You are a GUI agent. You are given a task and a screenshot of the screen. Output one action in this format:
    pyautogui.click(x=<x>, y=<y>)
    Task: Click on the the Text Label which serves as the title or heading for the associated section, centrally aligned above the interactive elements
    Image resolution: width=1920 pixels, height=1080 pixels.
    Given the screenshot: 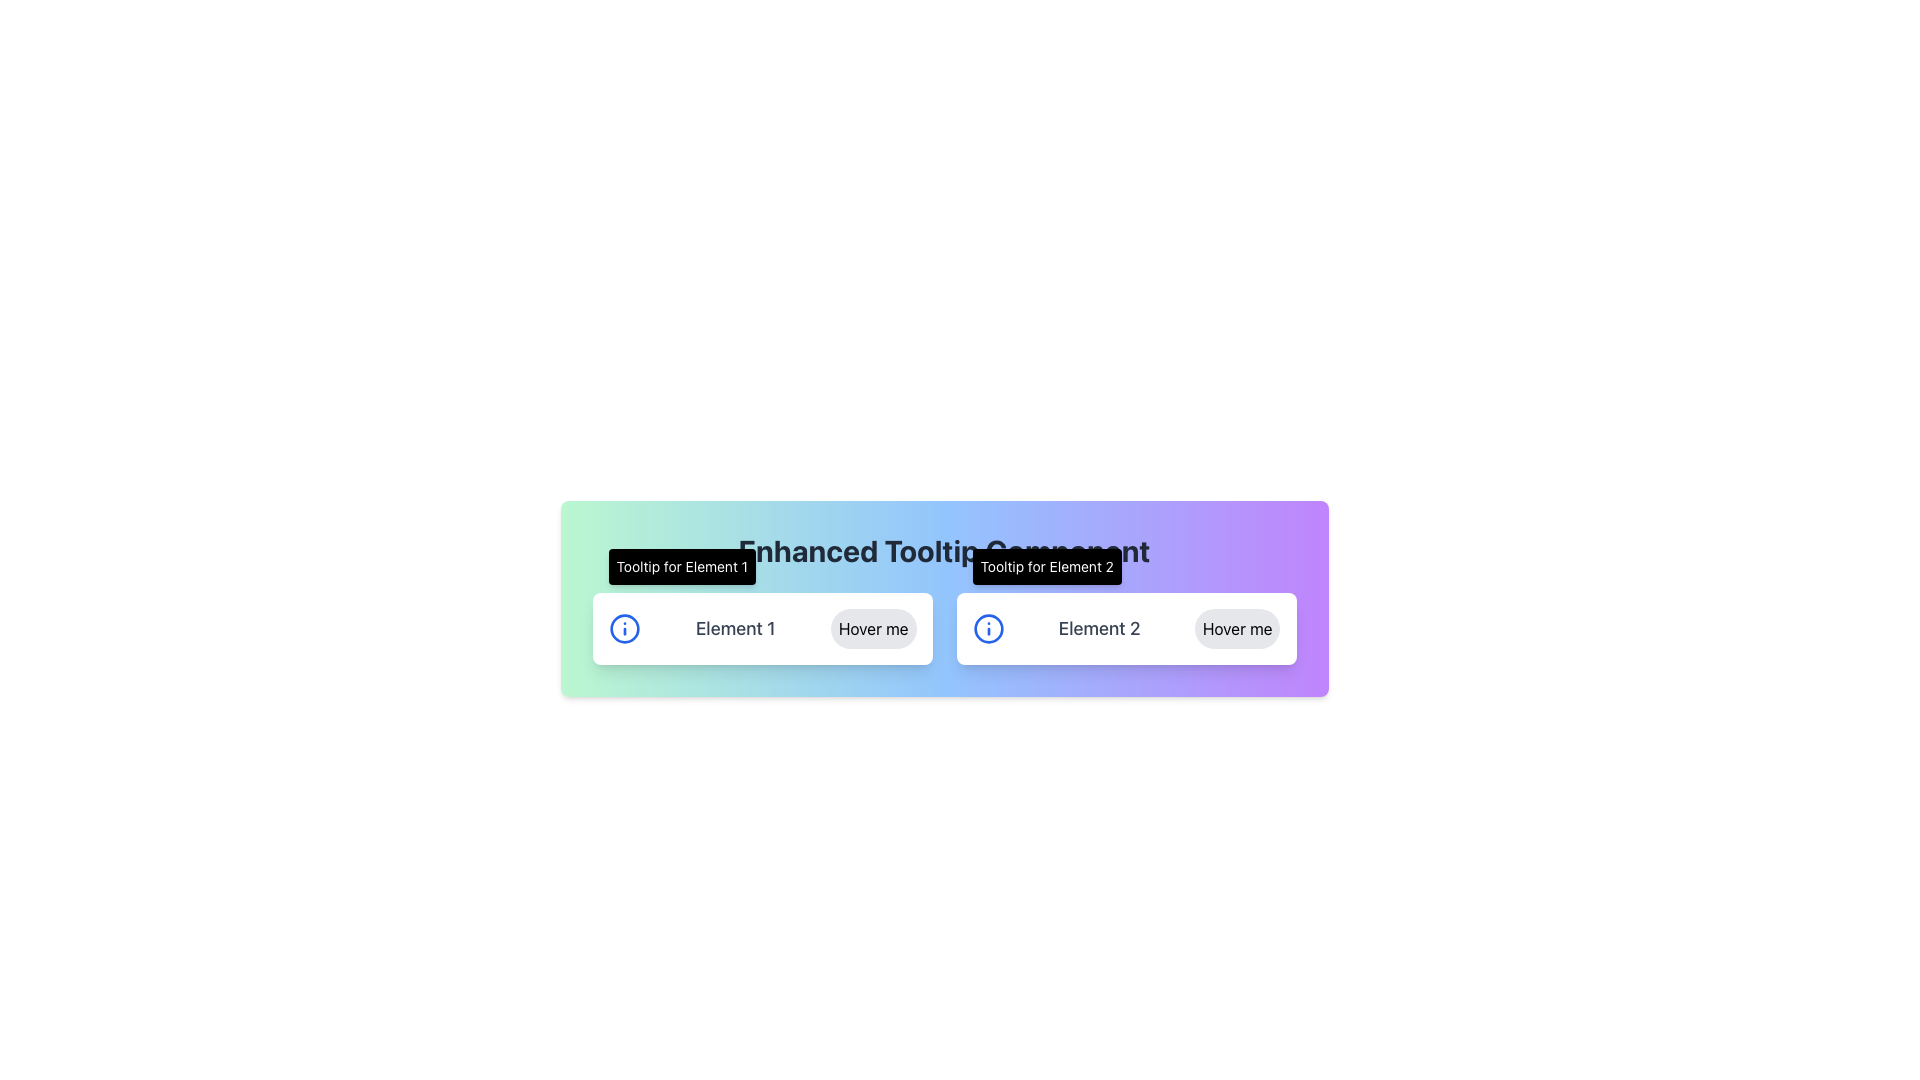 What is the action you would take?
    pyautogui.click(x=943, y=551)
    